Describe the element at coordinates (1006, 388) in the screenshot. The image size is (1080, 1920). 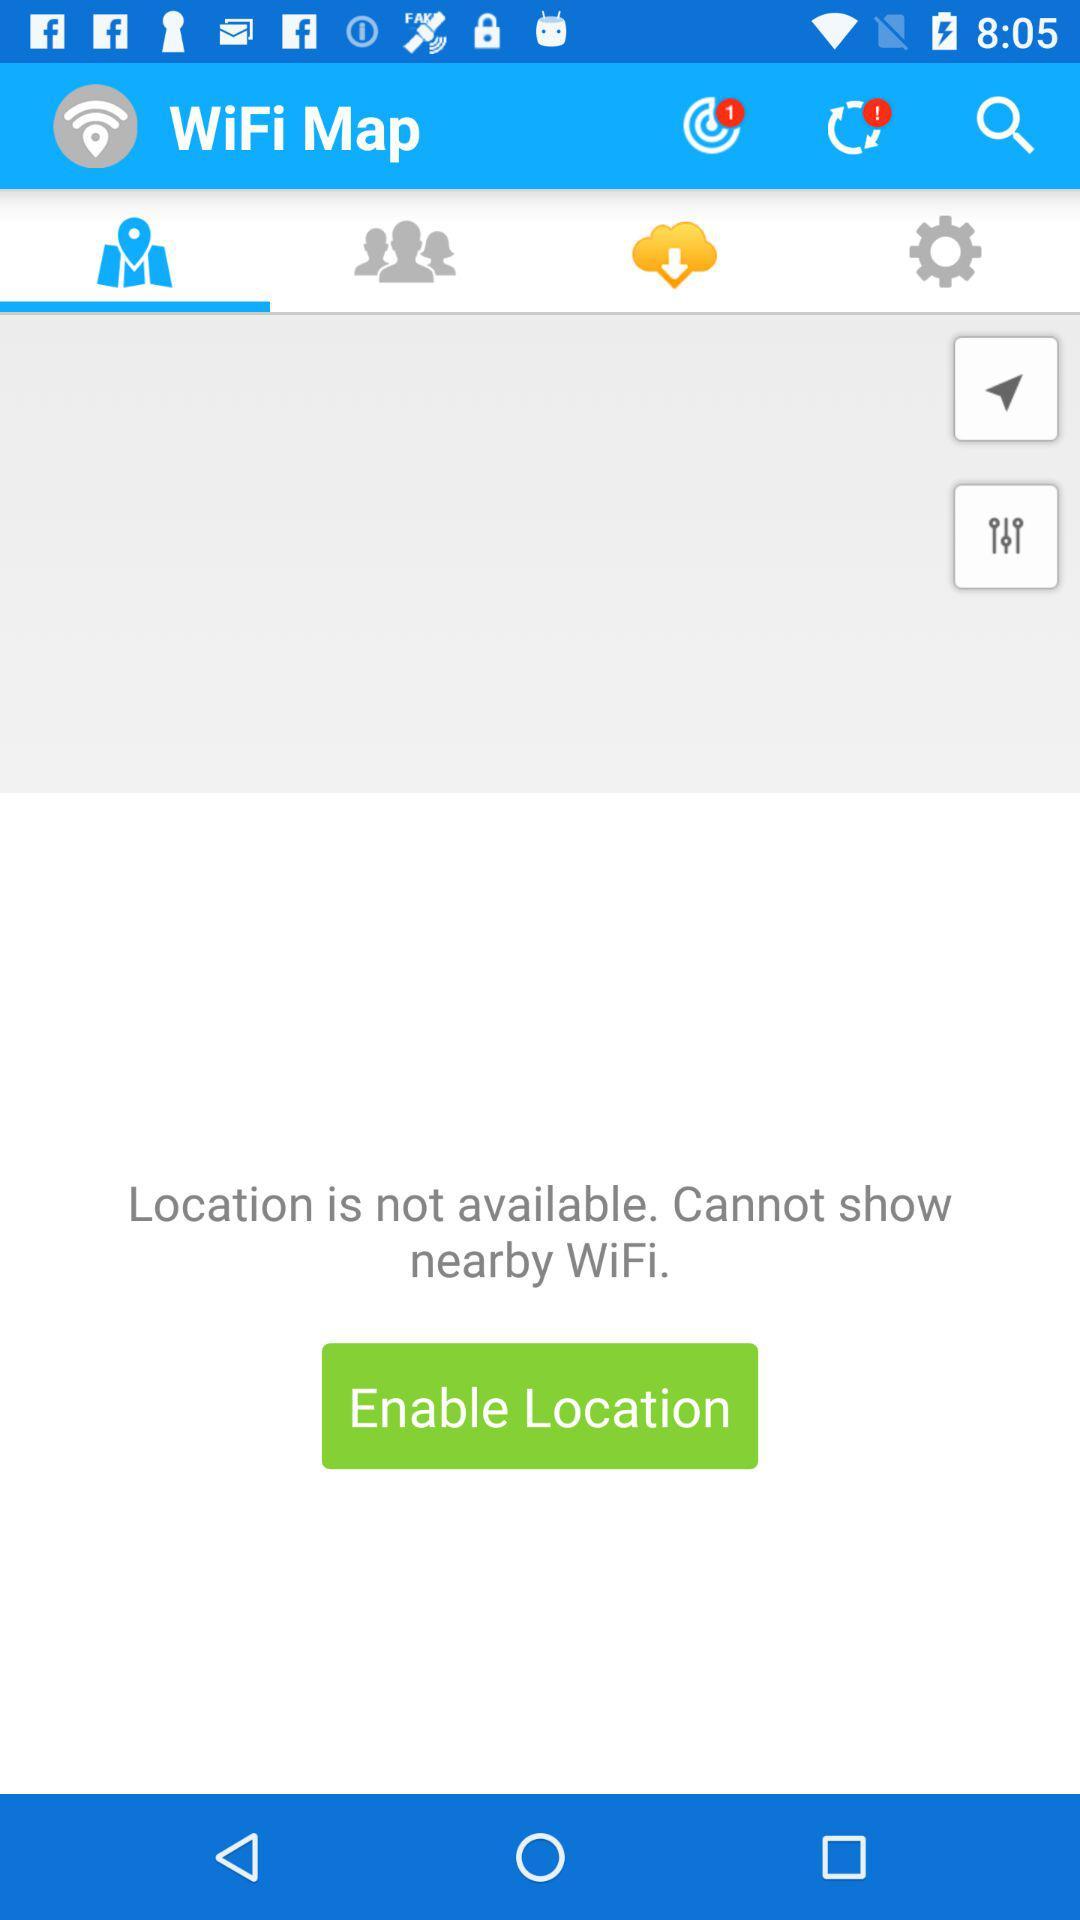
I see `the navigation icon` at that location.